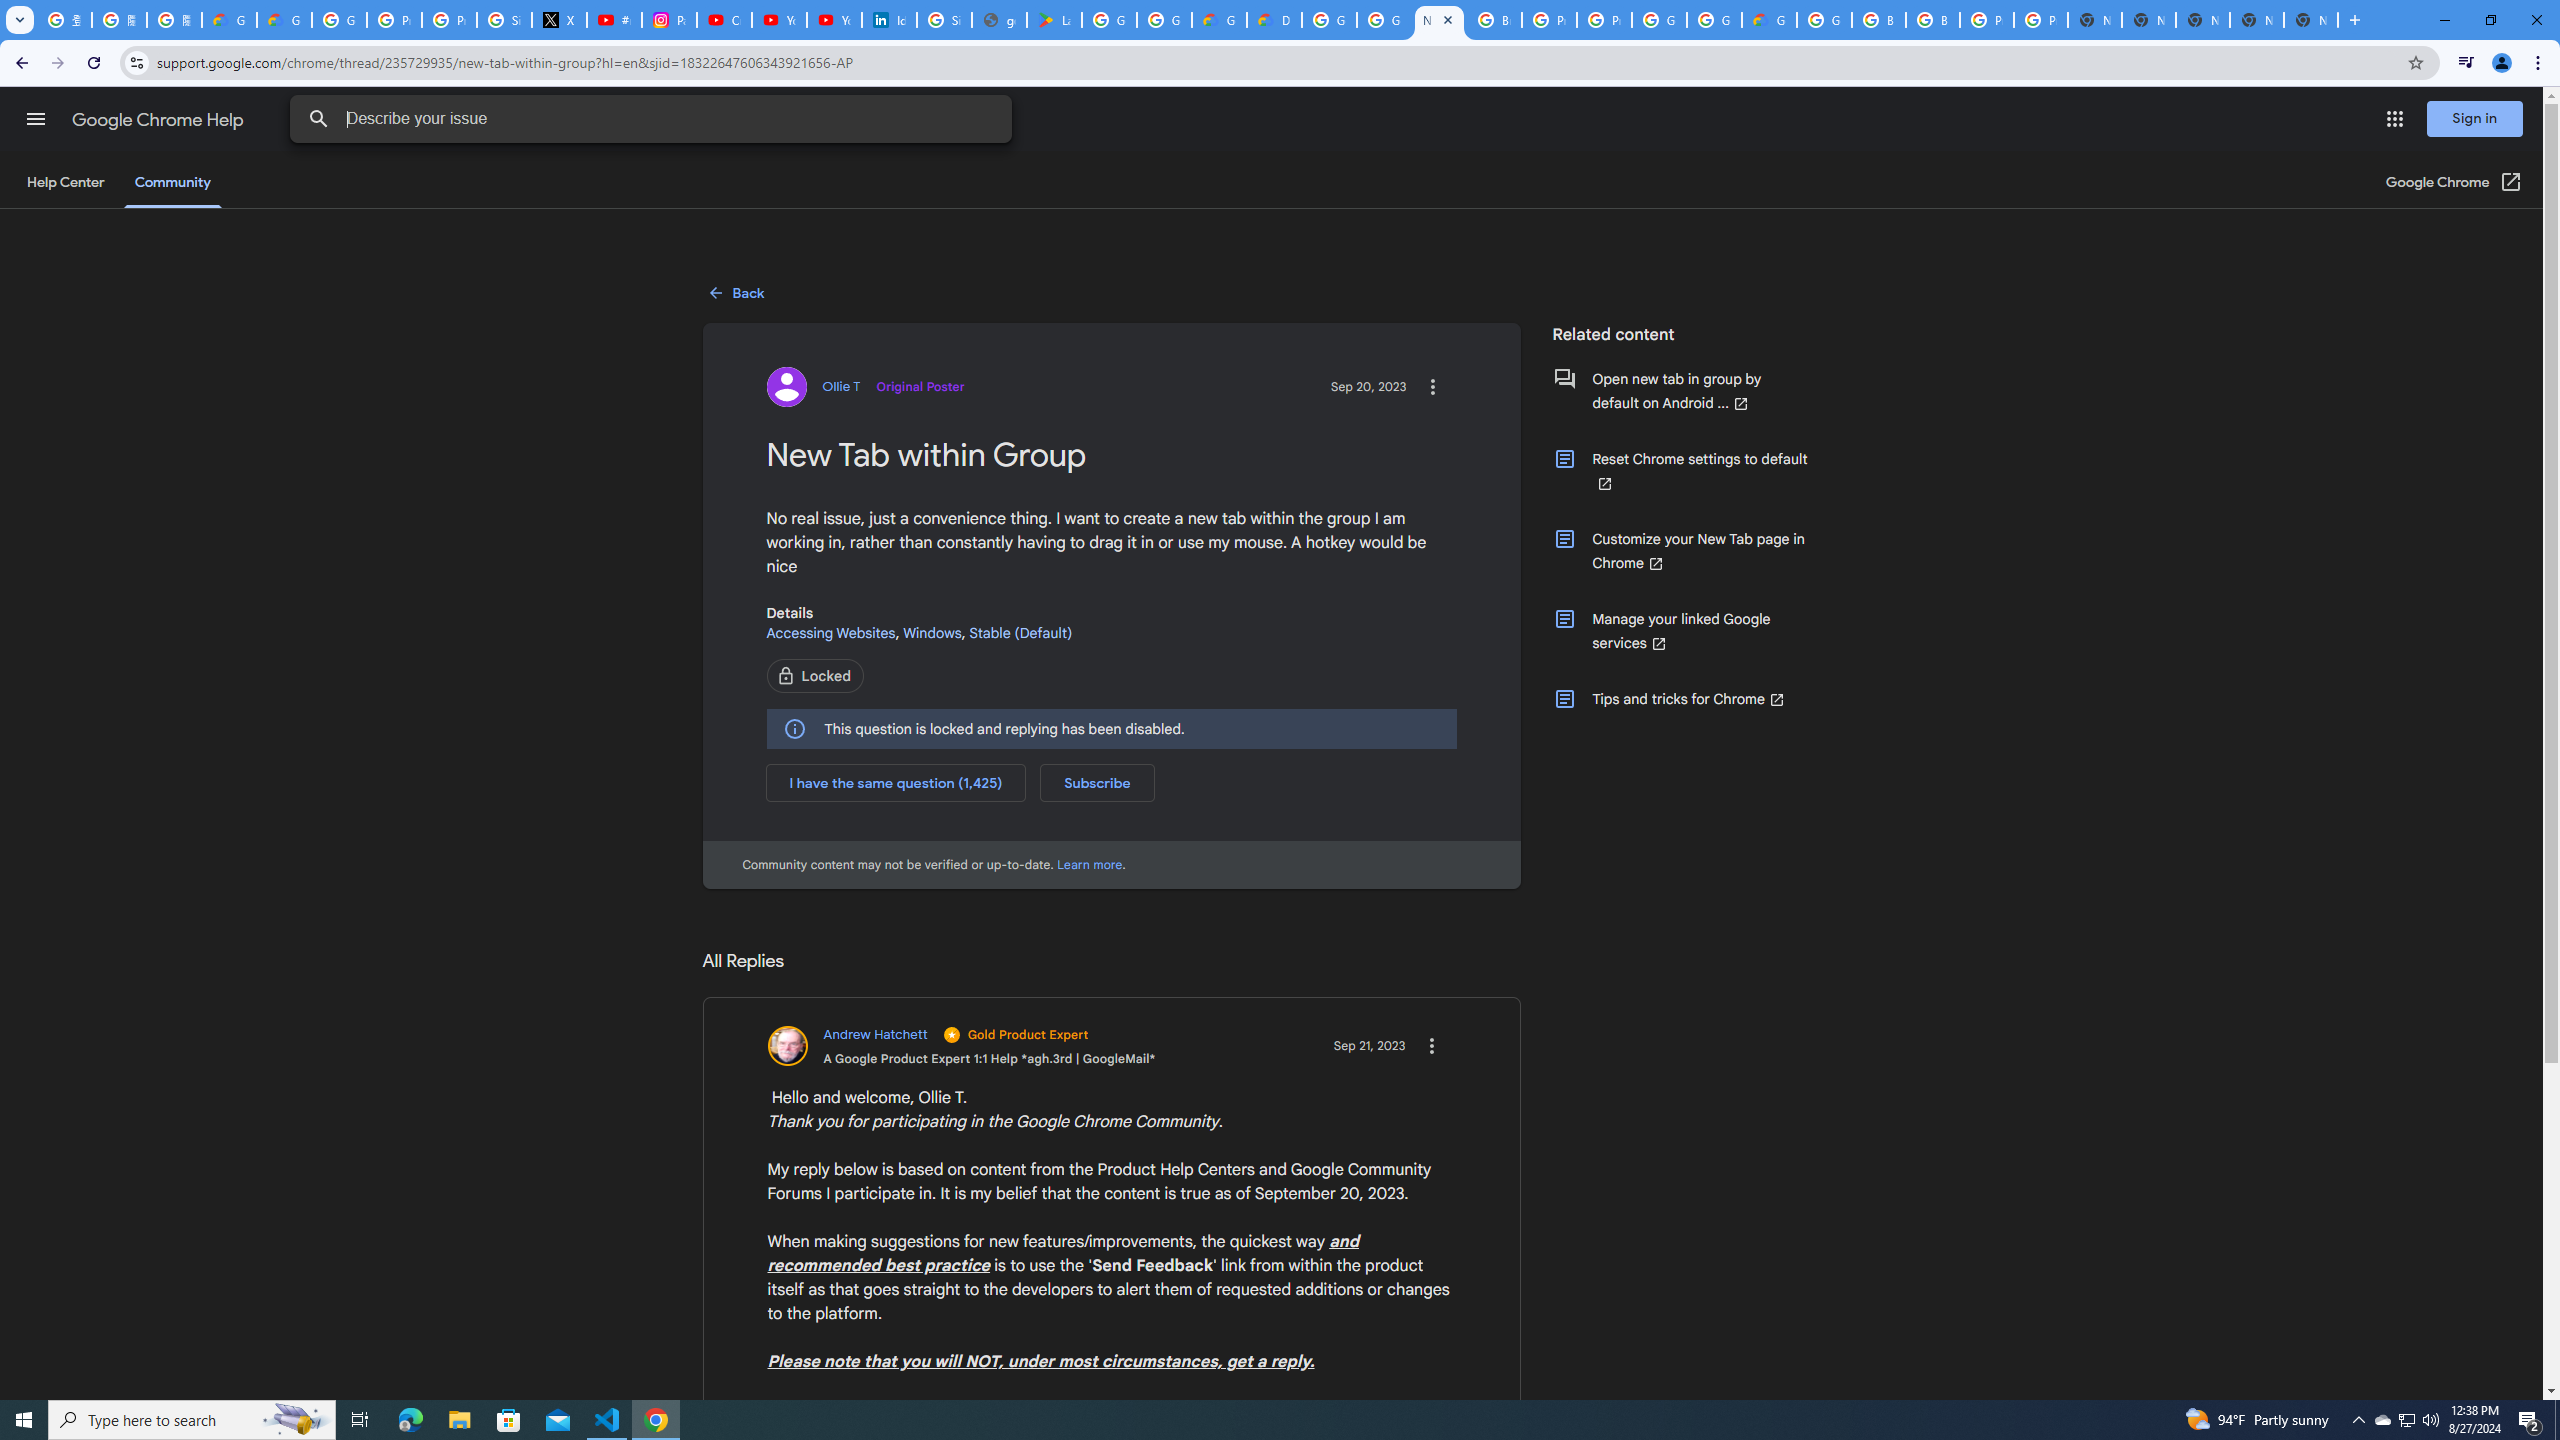 The image size is (2560, 1440). What do you see at coordinates (317, 118) in the screenshot?
I see `'Search Help Center'` at bounding box center [317, 118].